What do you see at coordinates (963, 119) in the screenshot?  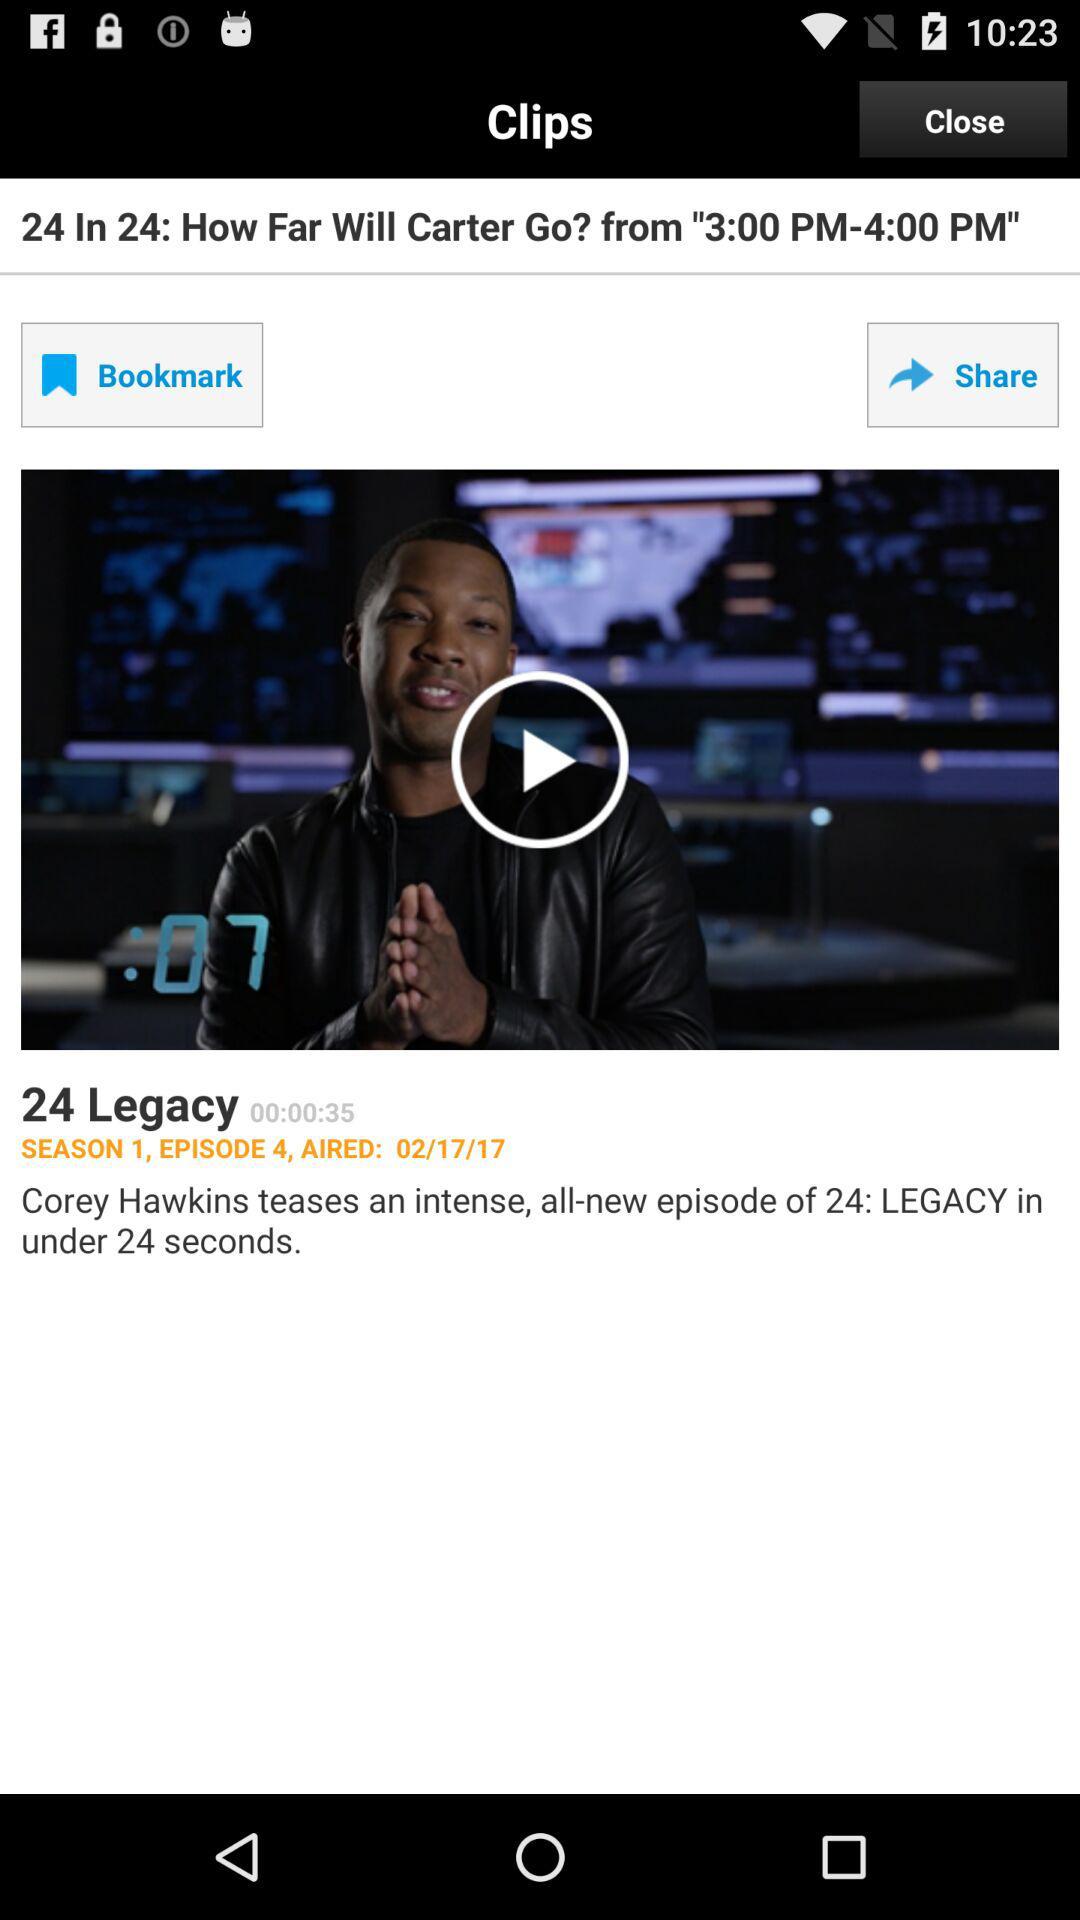 I see `the close button` at bounding box center [963, 119].